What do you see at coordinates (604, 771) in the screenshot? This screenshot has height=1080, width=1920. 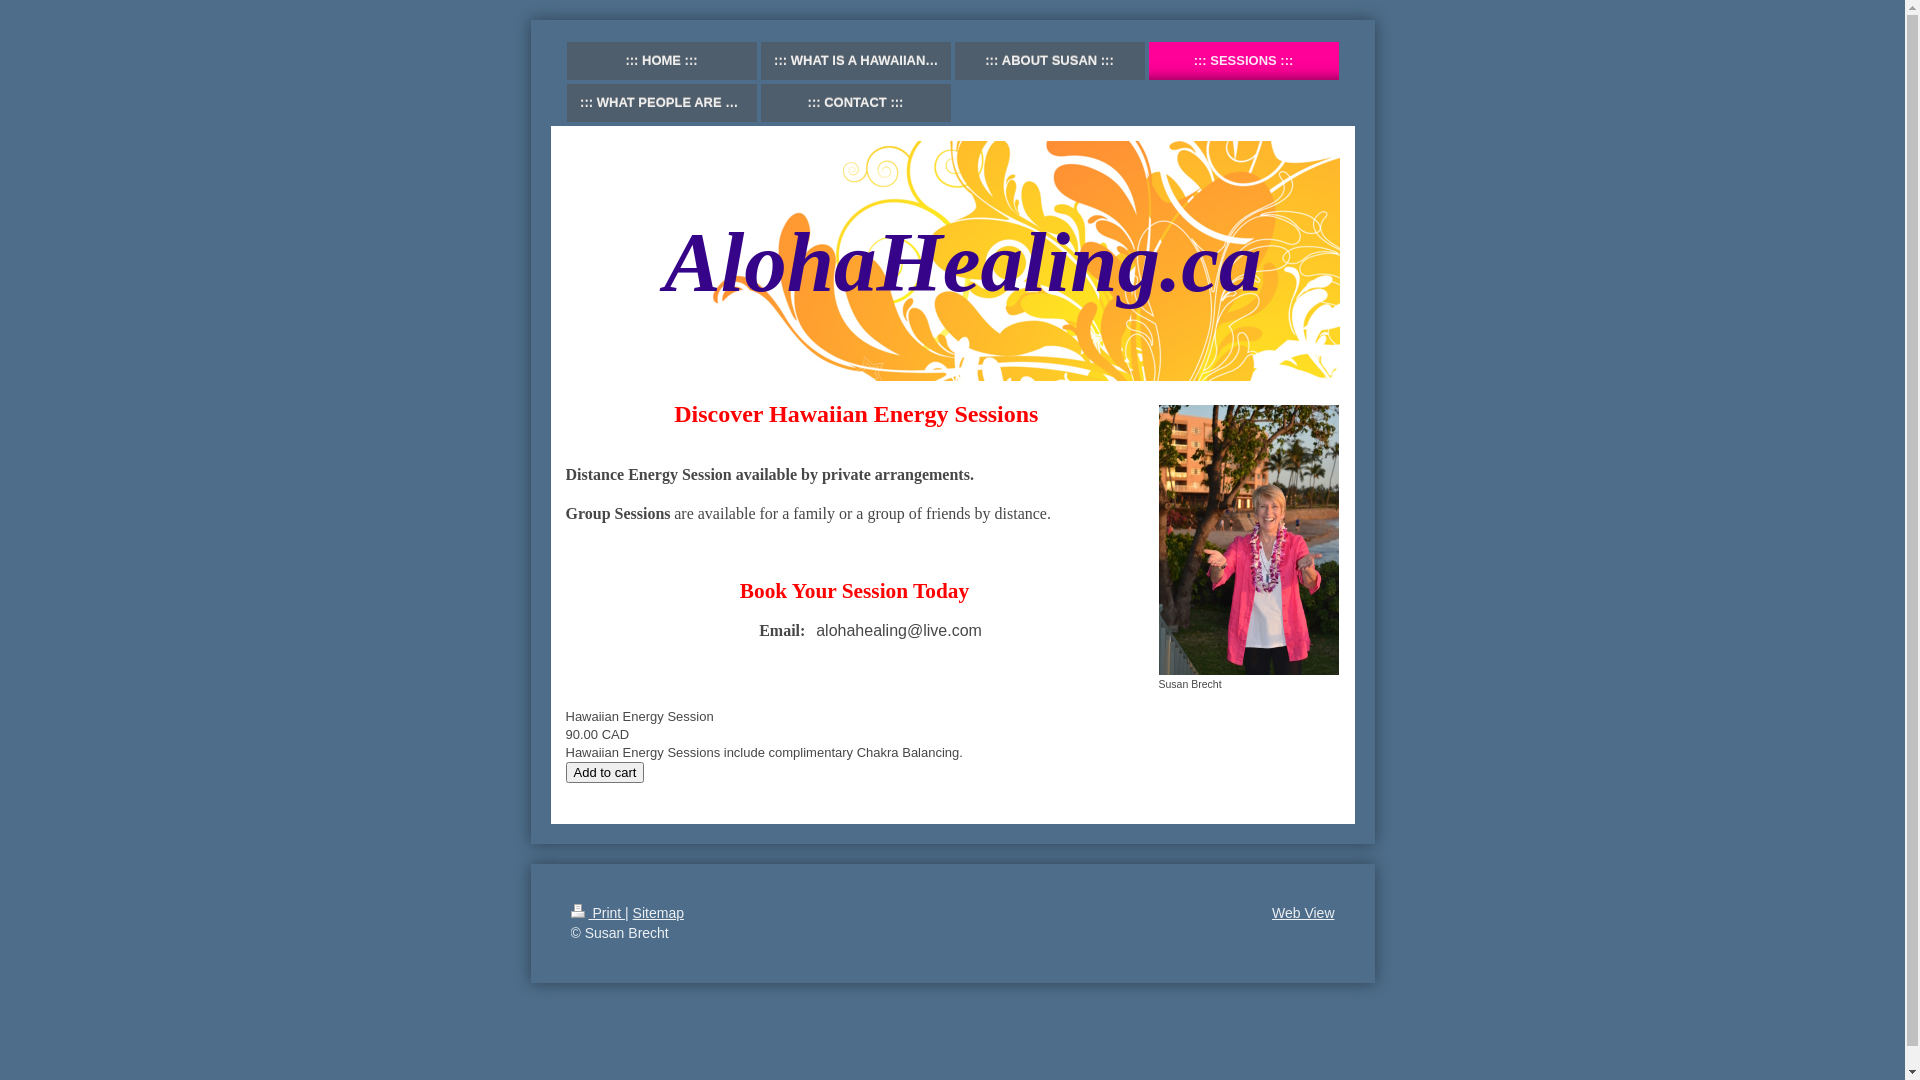 I see `'Add to cart'` at bounding box center [604, 771].